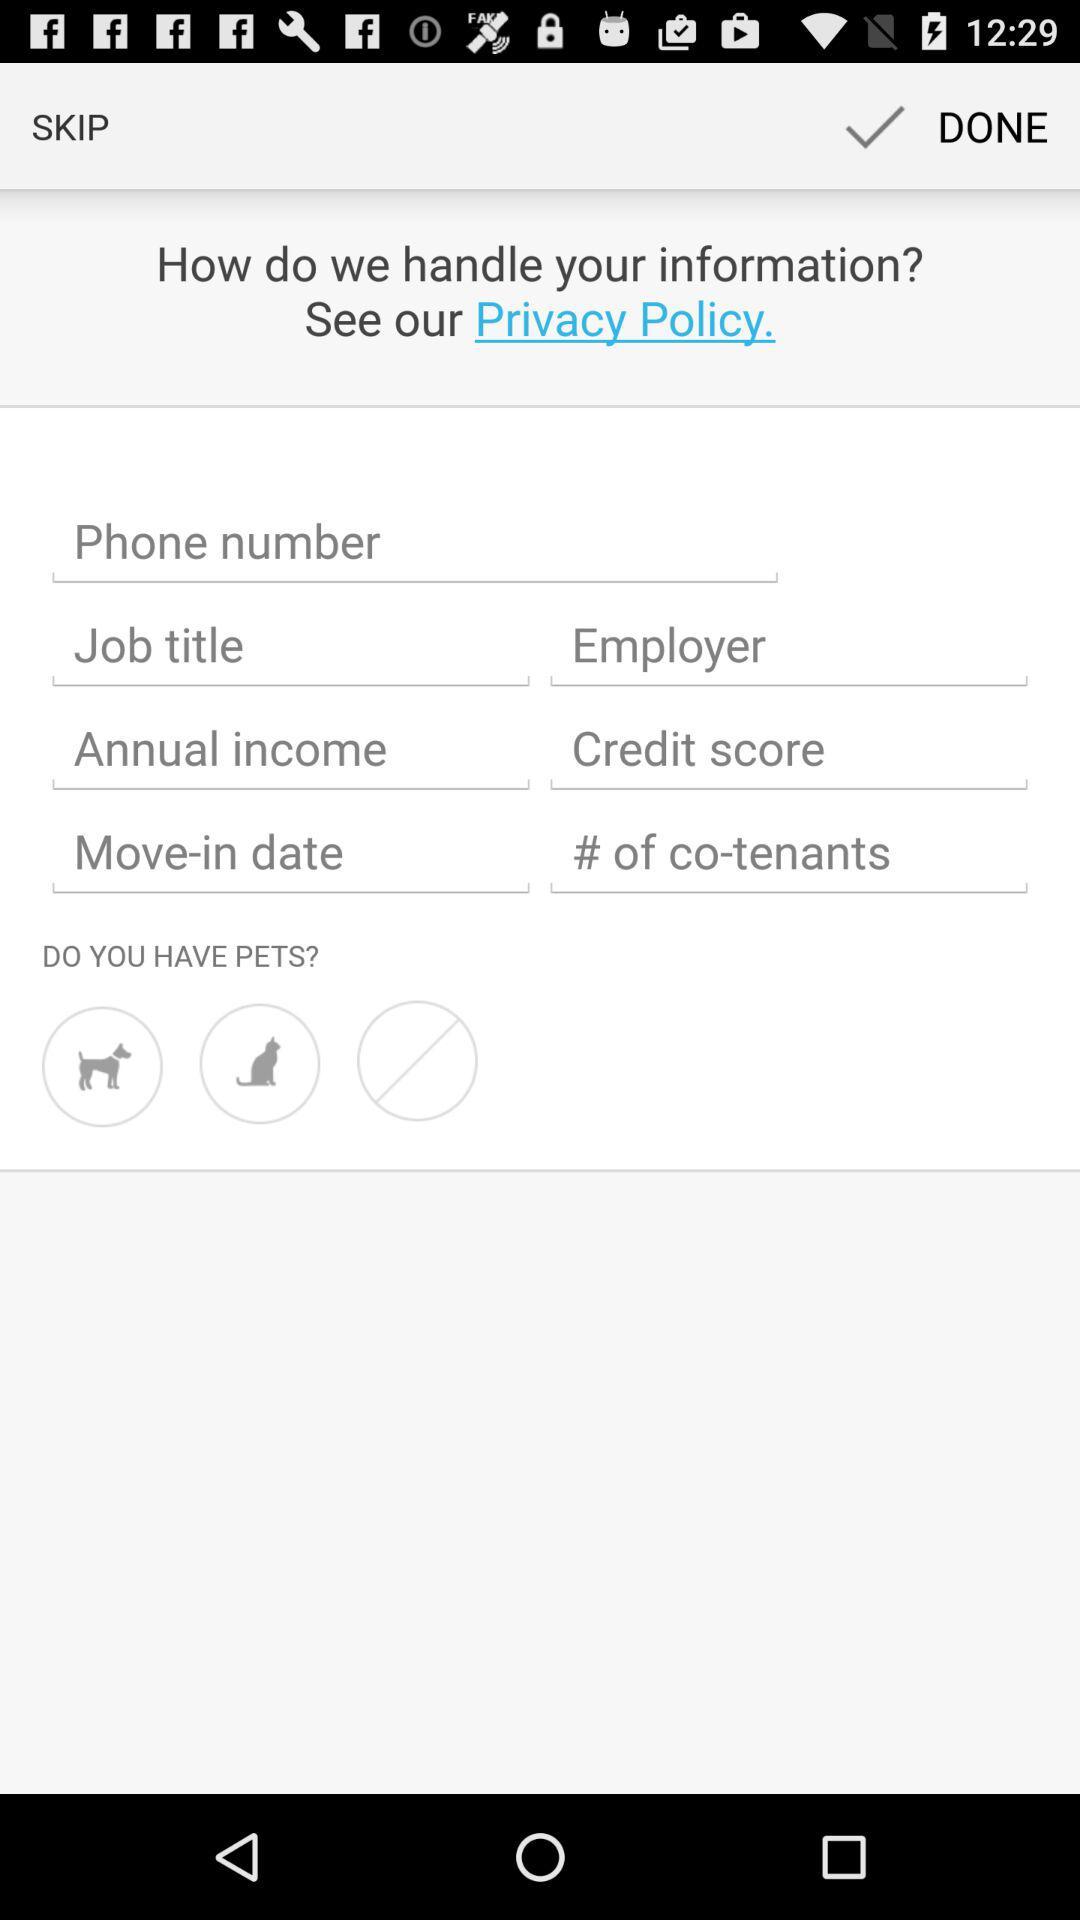 The height and width of the screenshot is (1920, 1080). I want to click on employer name, so click(788, 644).